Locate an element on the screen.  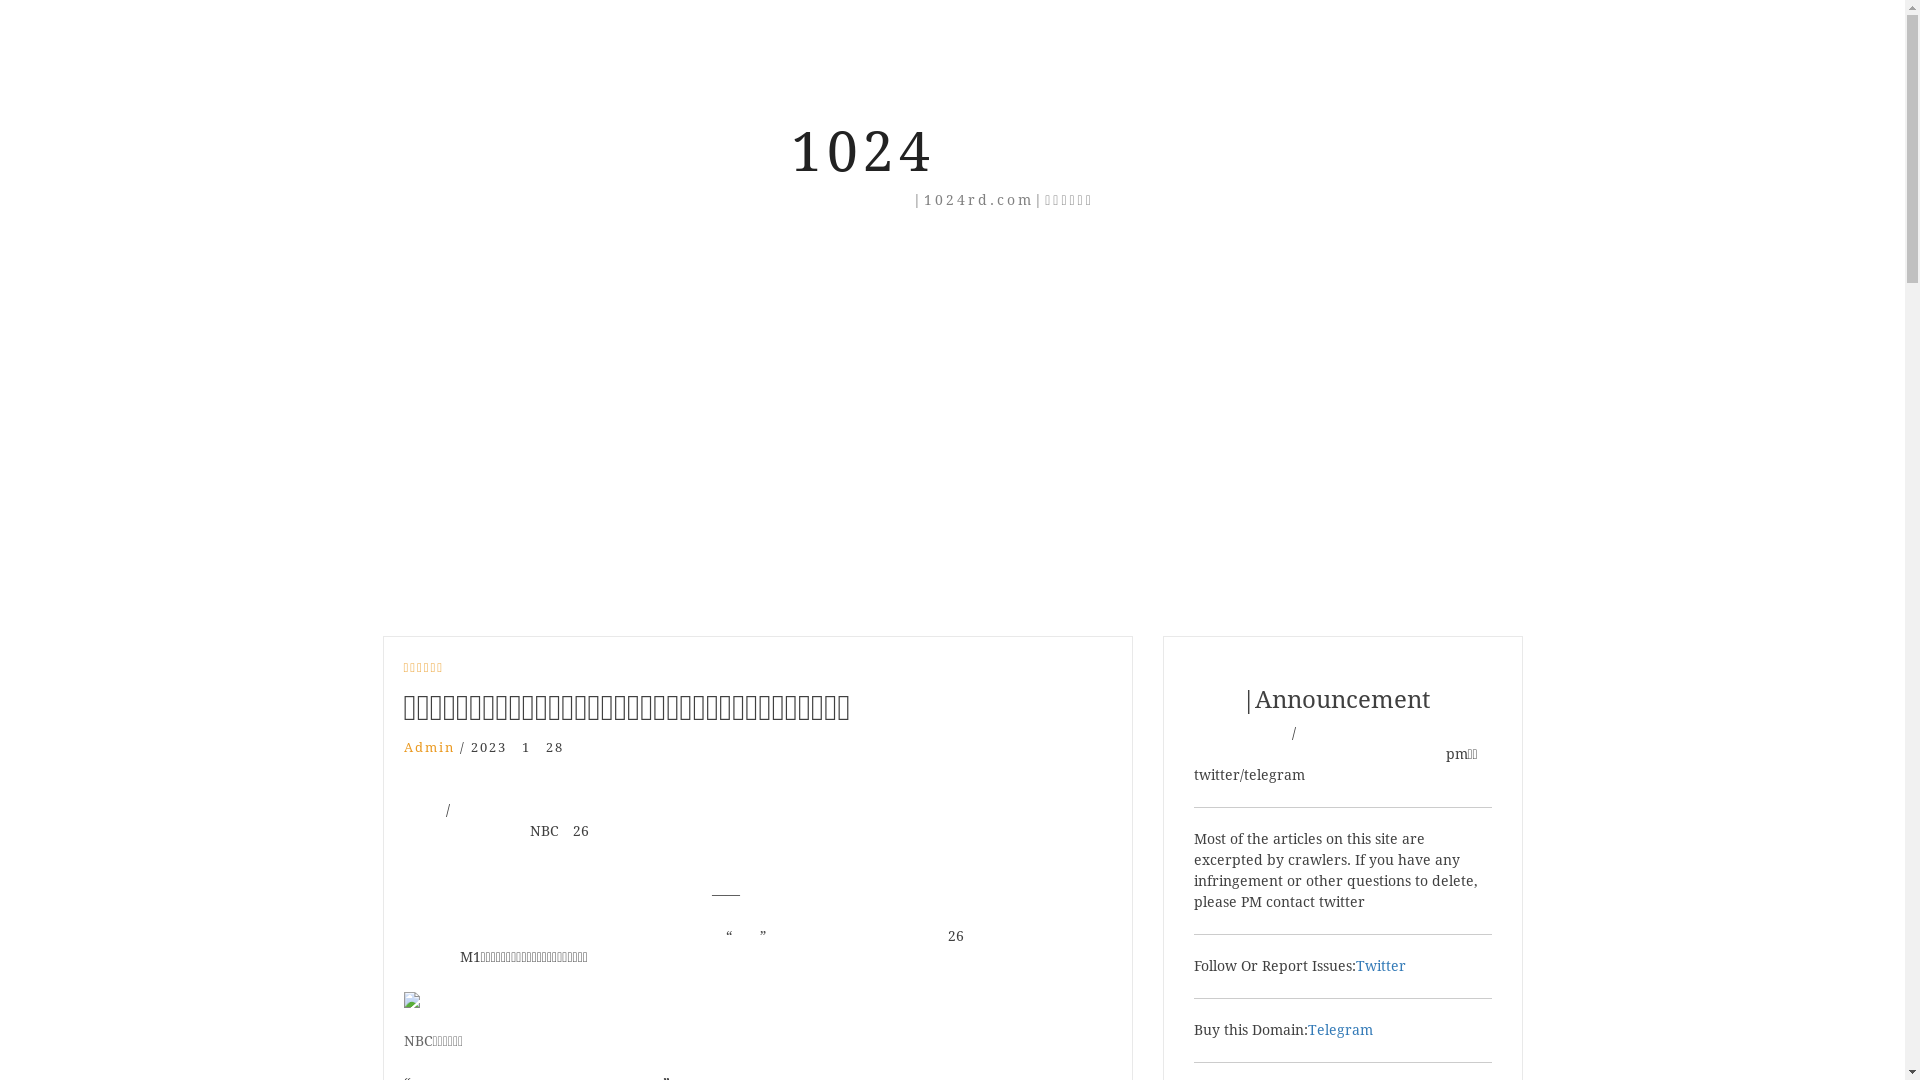
'Admin' is located at coordinates (428, 747).